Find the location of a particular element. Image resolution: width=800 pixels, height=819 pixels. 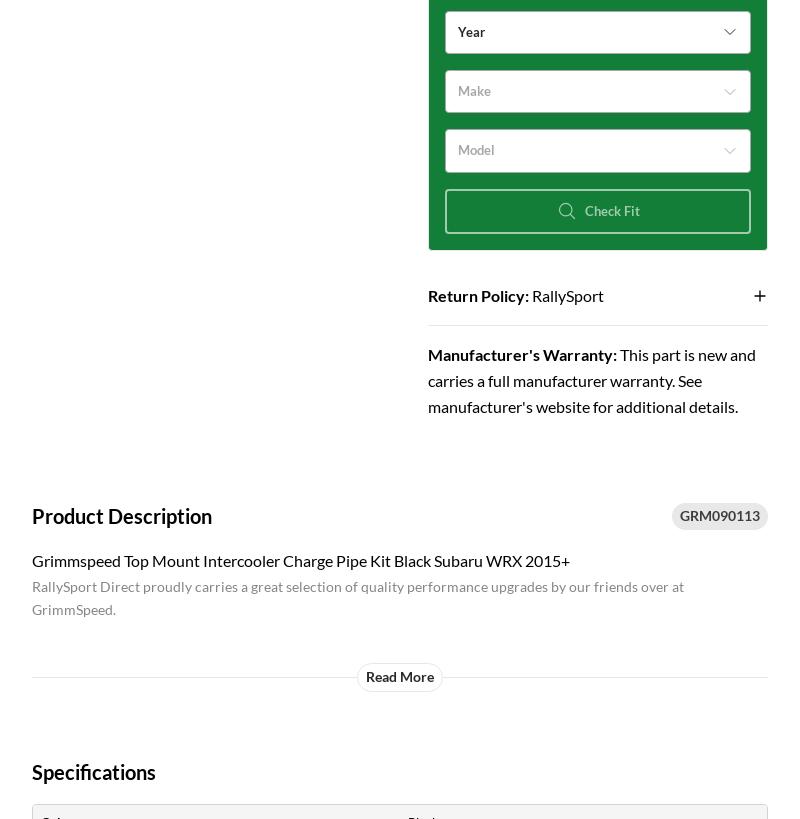

'Returns' is located at coordinates (430, 295).